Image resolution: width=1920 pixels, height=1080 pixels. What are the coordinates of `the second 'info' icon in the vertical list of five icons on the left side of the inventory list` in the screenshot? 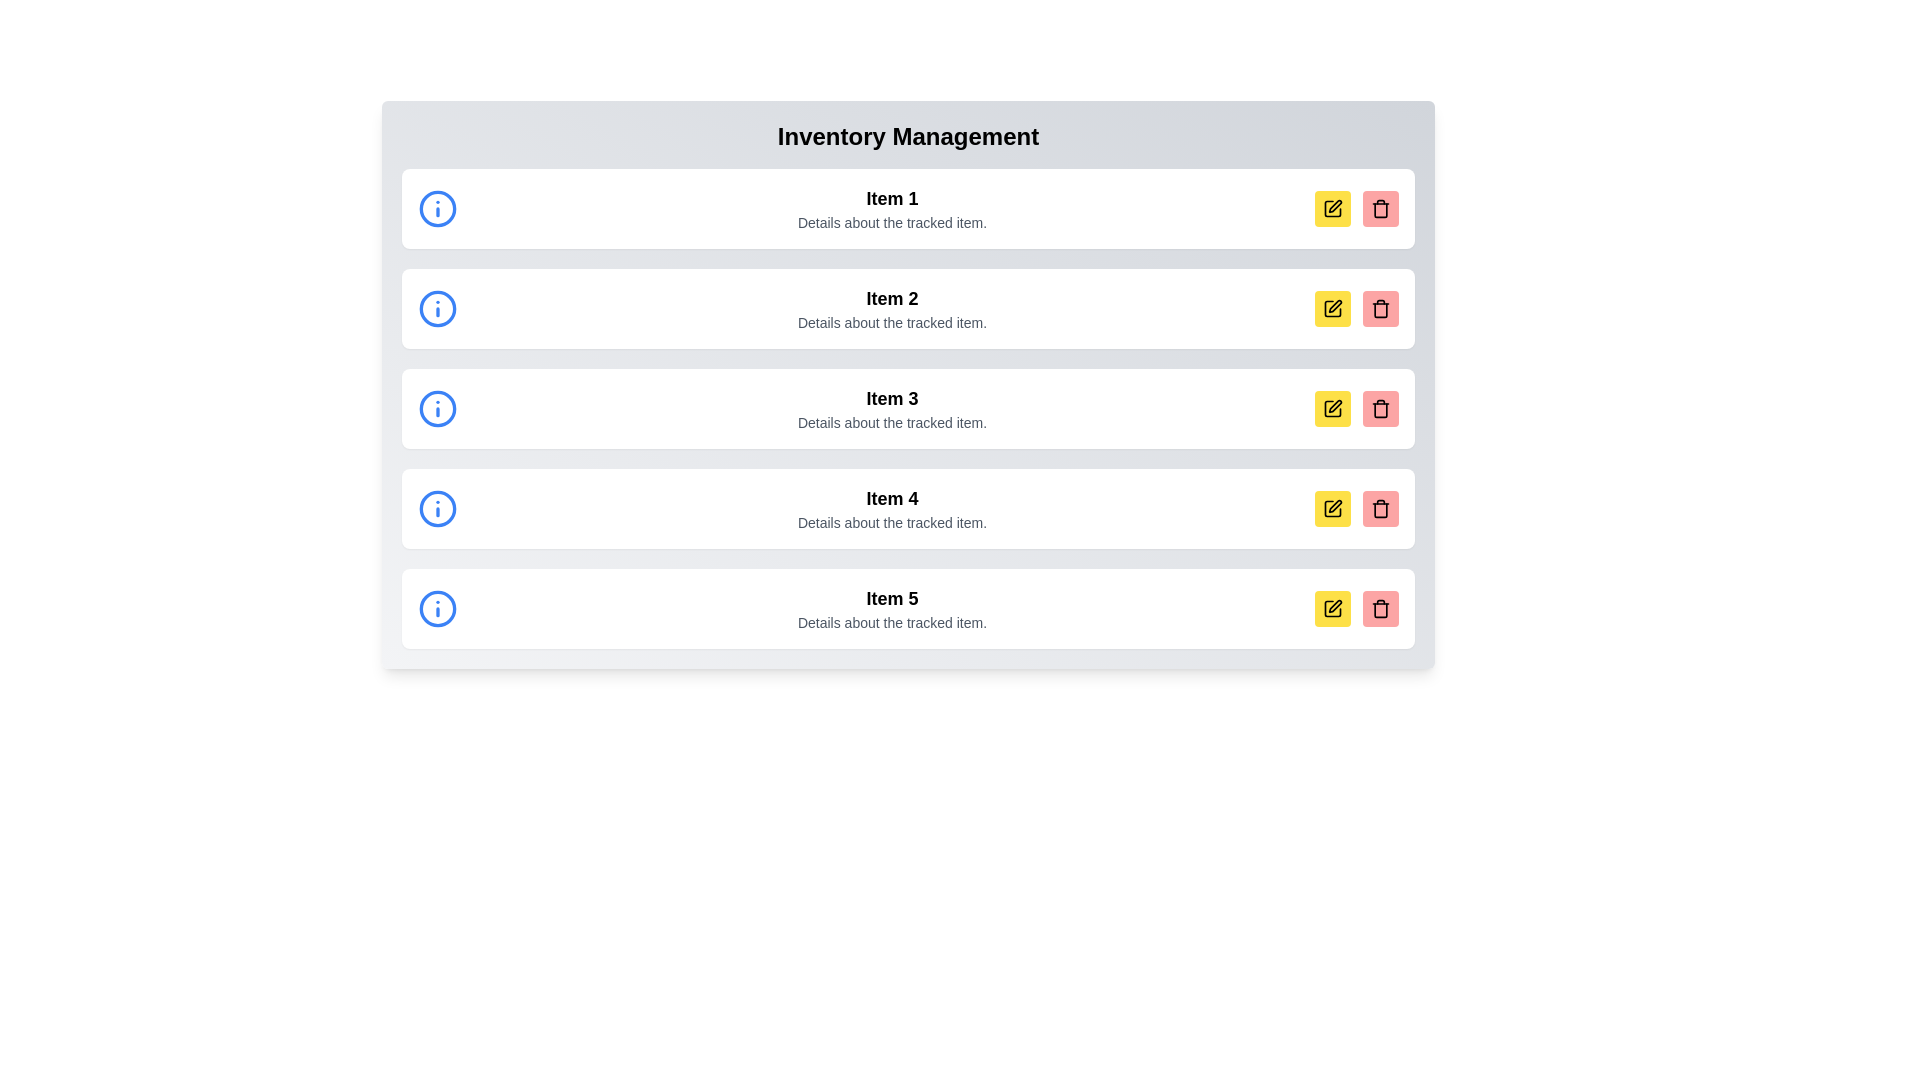 It's located at (436, 308).